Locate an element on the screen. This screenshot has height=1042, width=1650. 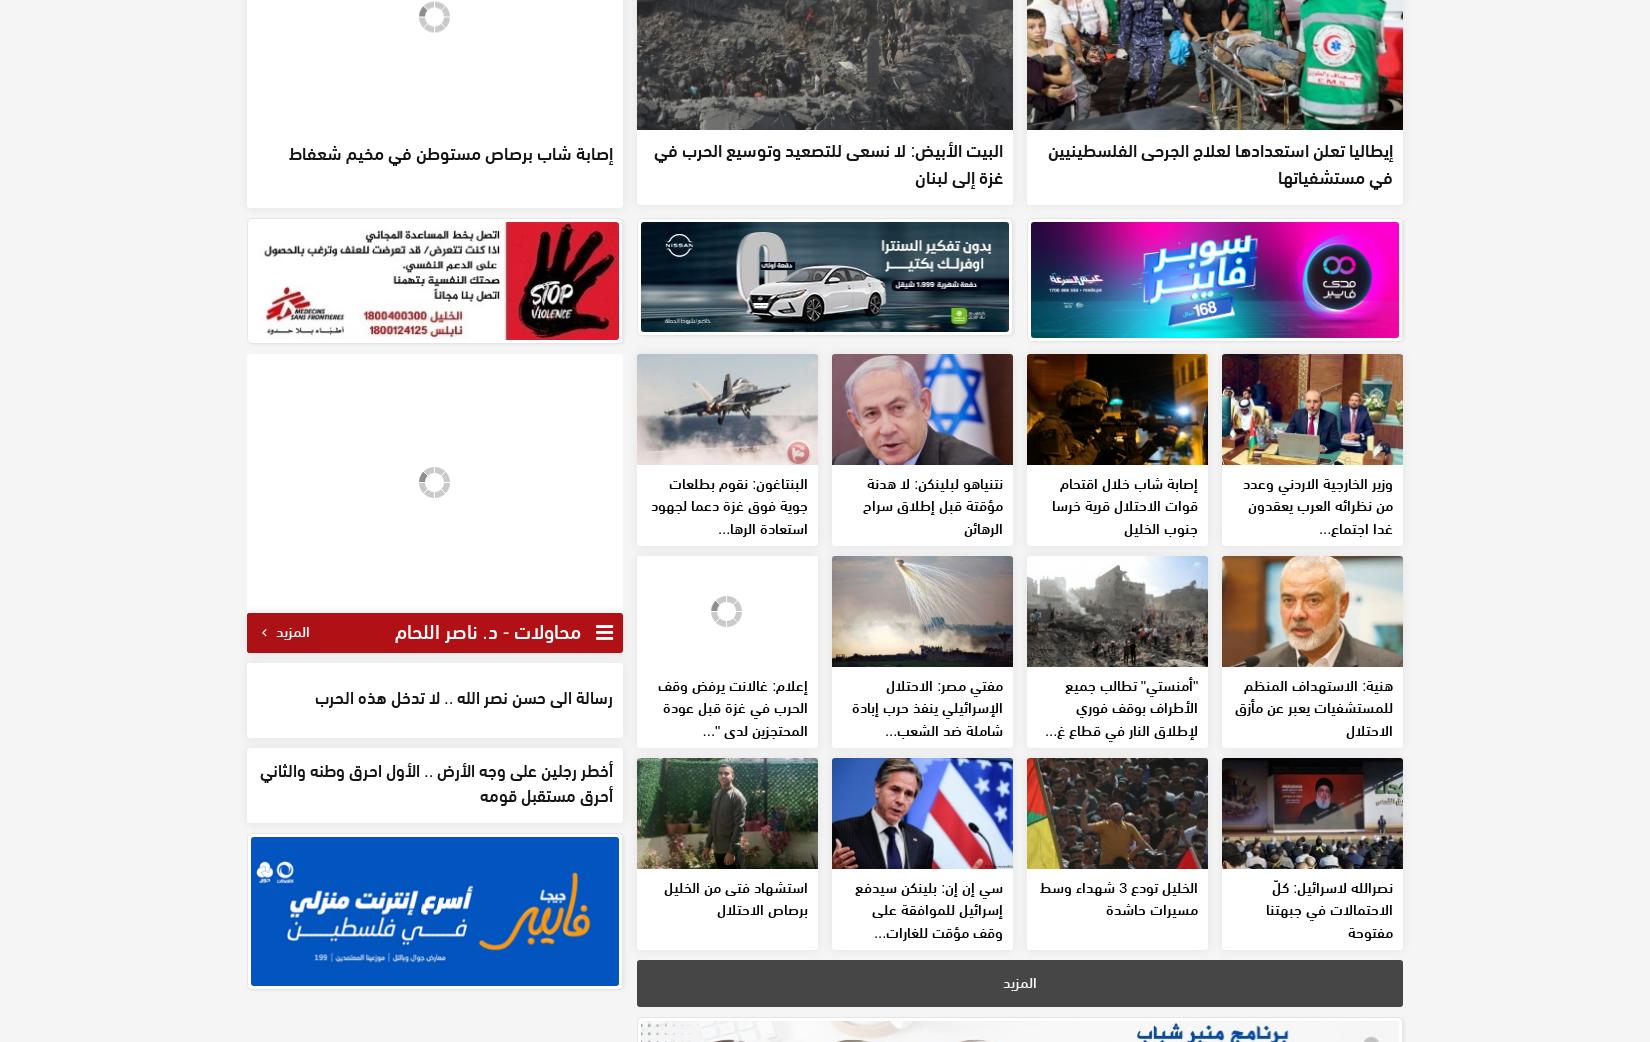
'البيت الأبيض: لا نسعى للتصعيد وتوسيع الحرب في غزة إلى لبنان' is located at coordinates (653, 162).